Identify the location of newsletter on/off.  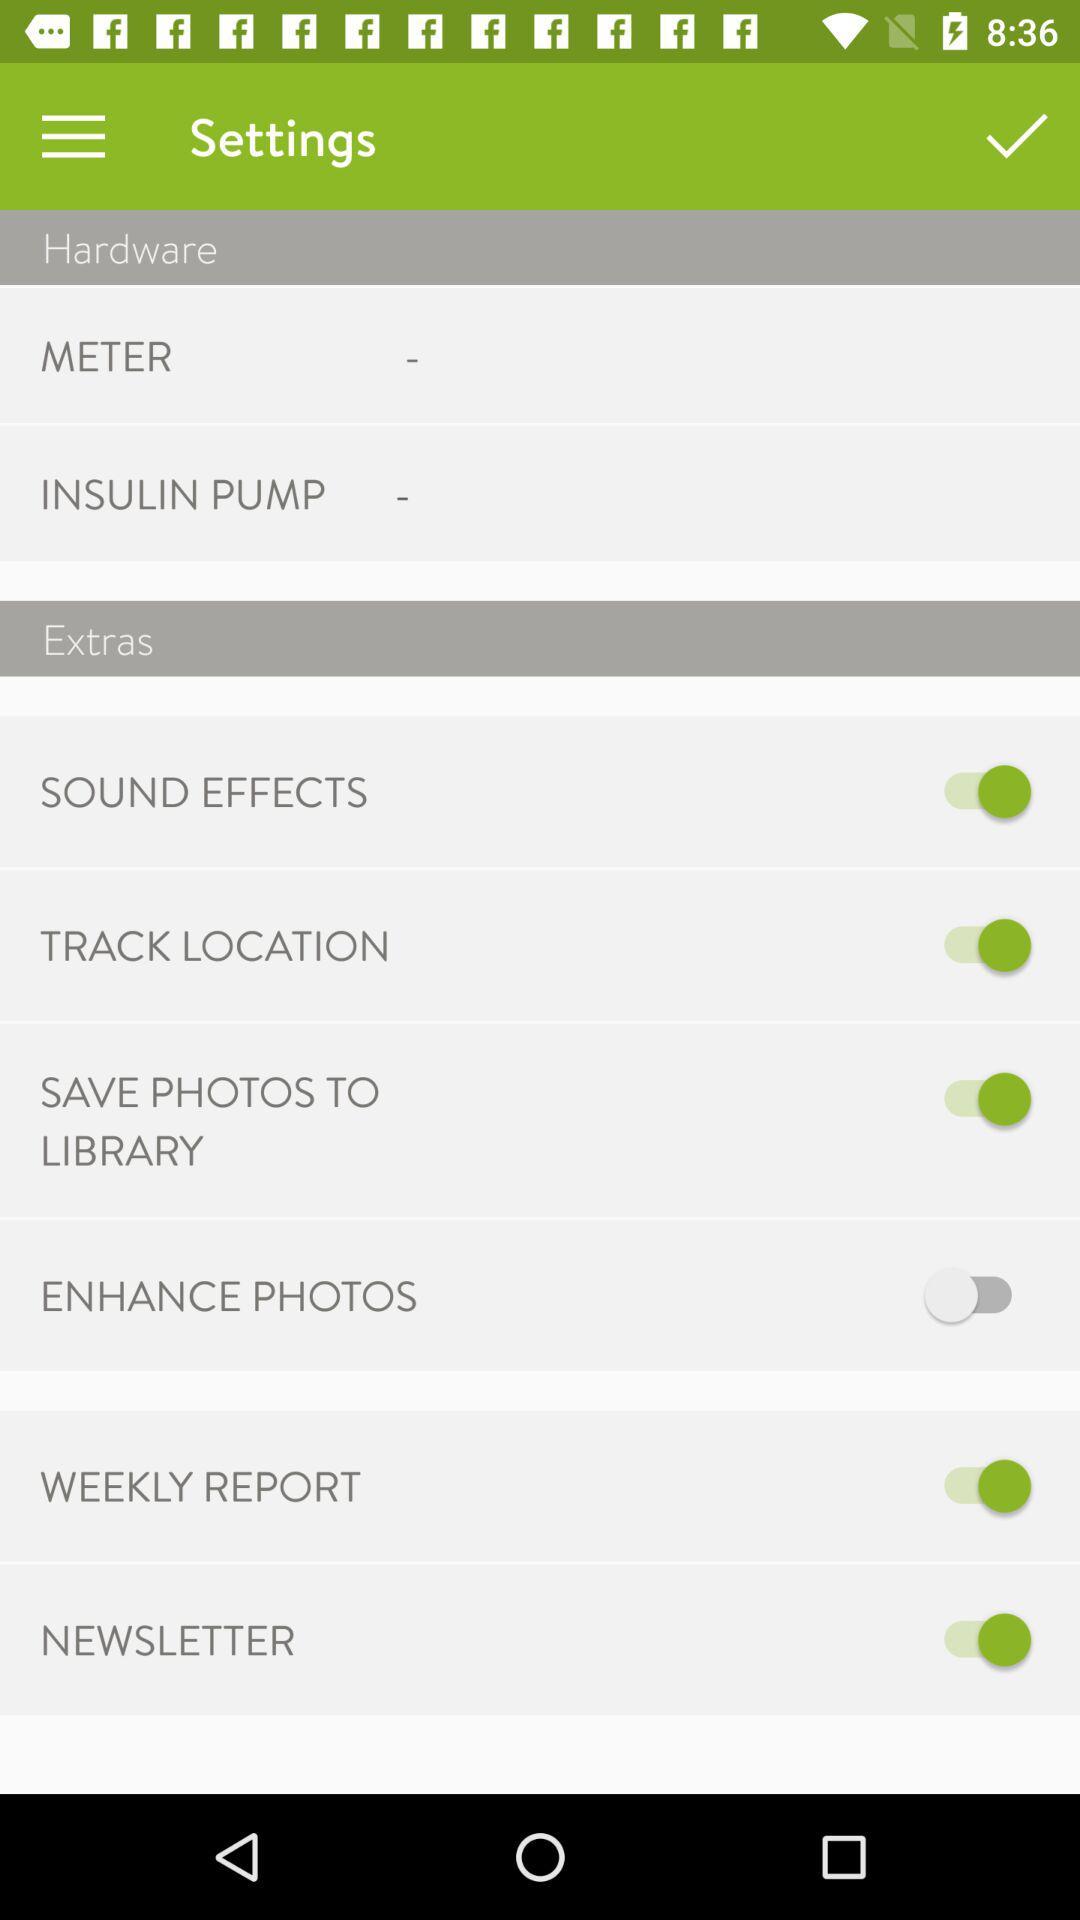
(747, 1639).